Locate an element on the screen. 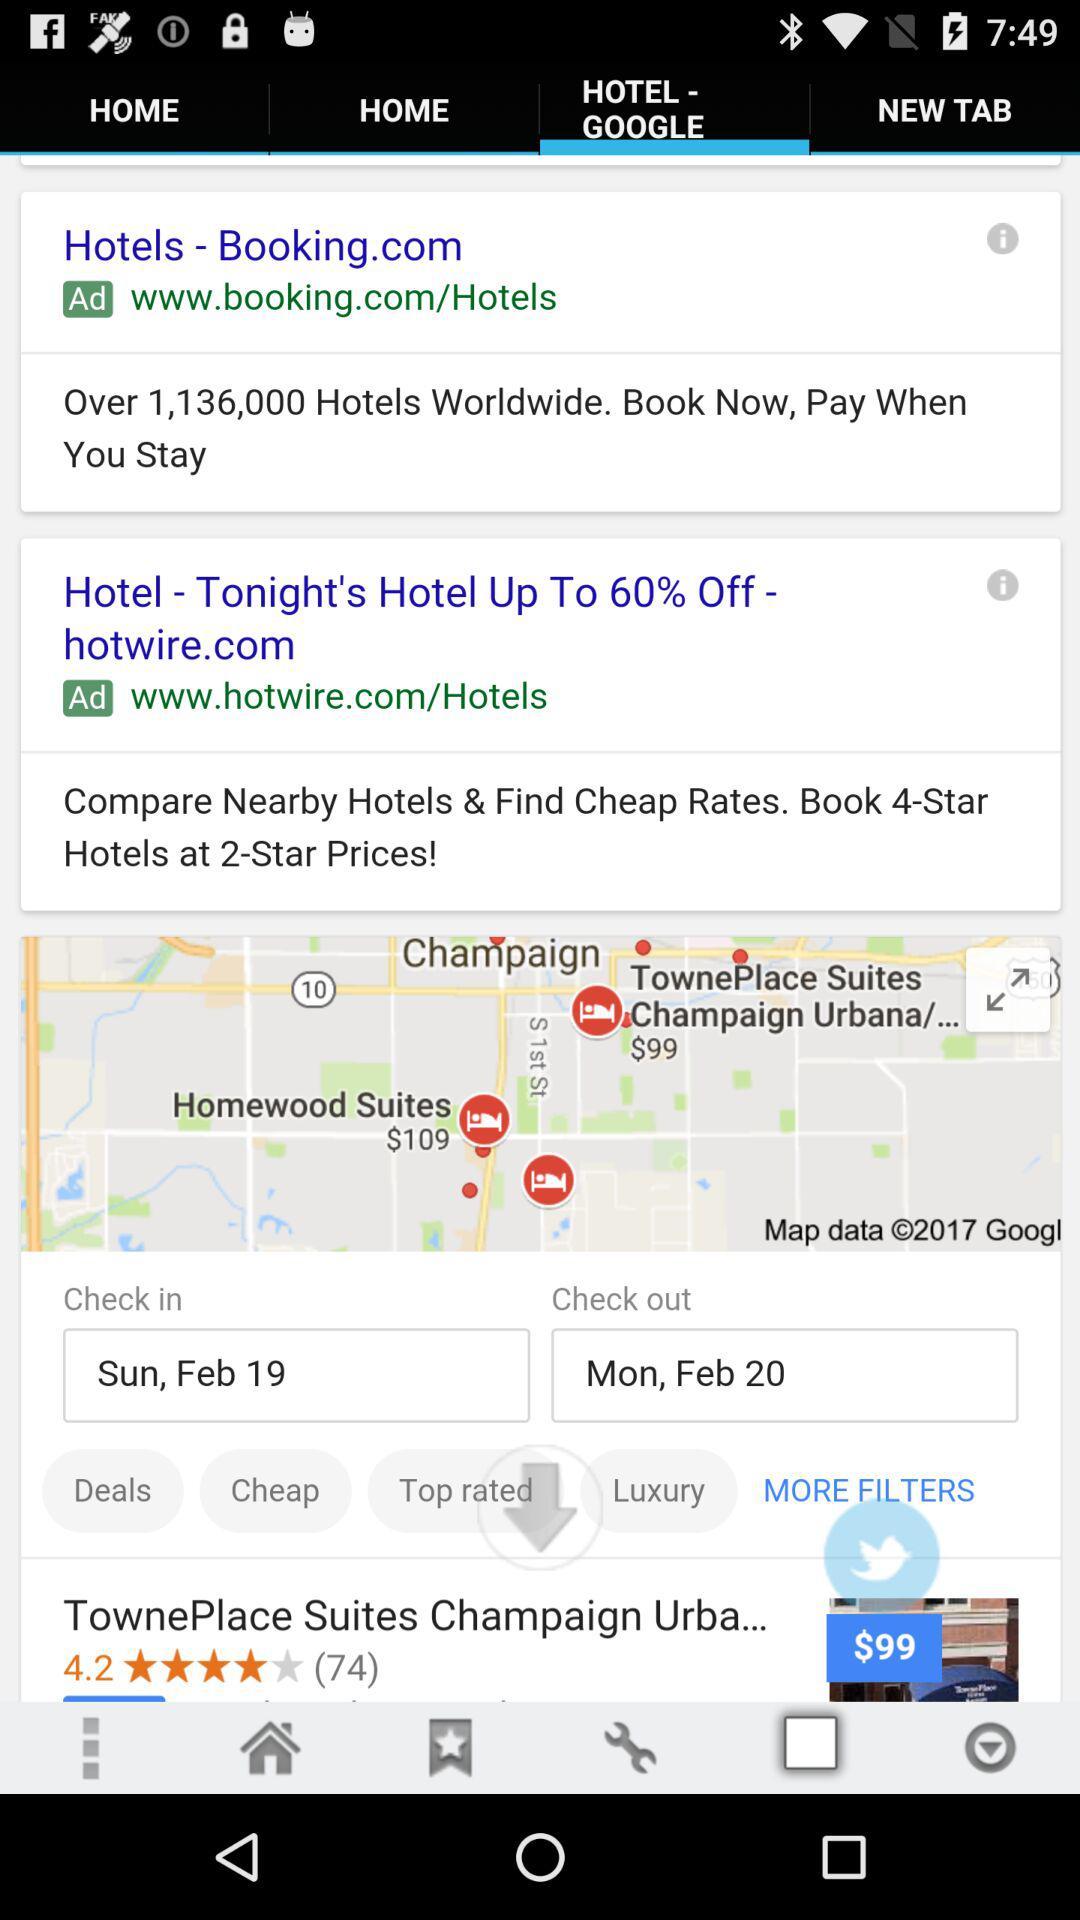 The height and width of the screenshot is (1920, 1080). home page is located at coordinates (270, 1746).